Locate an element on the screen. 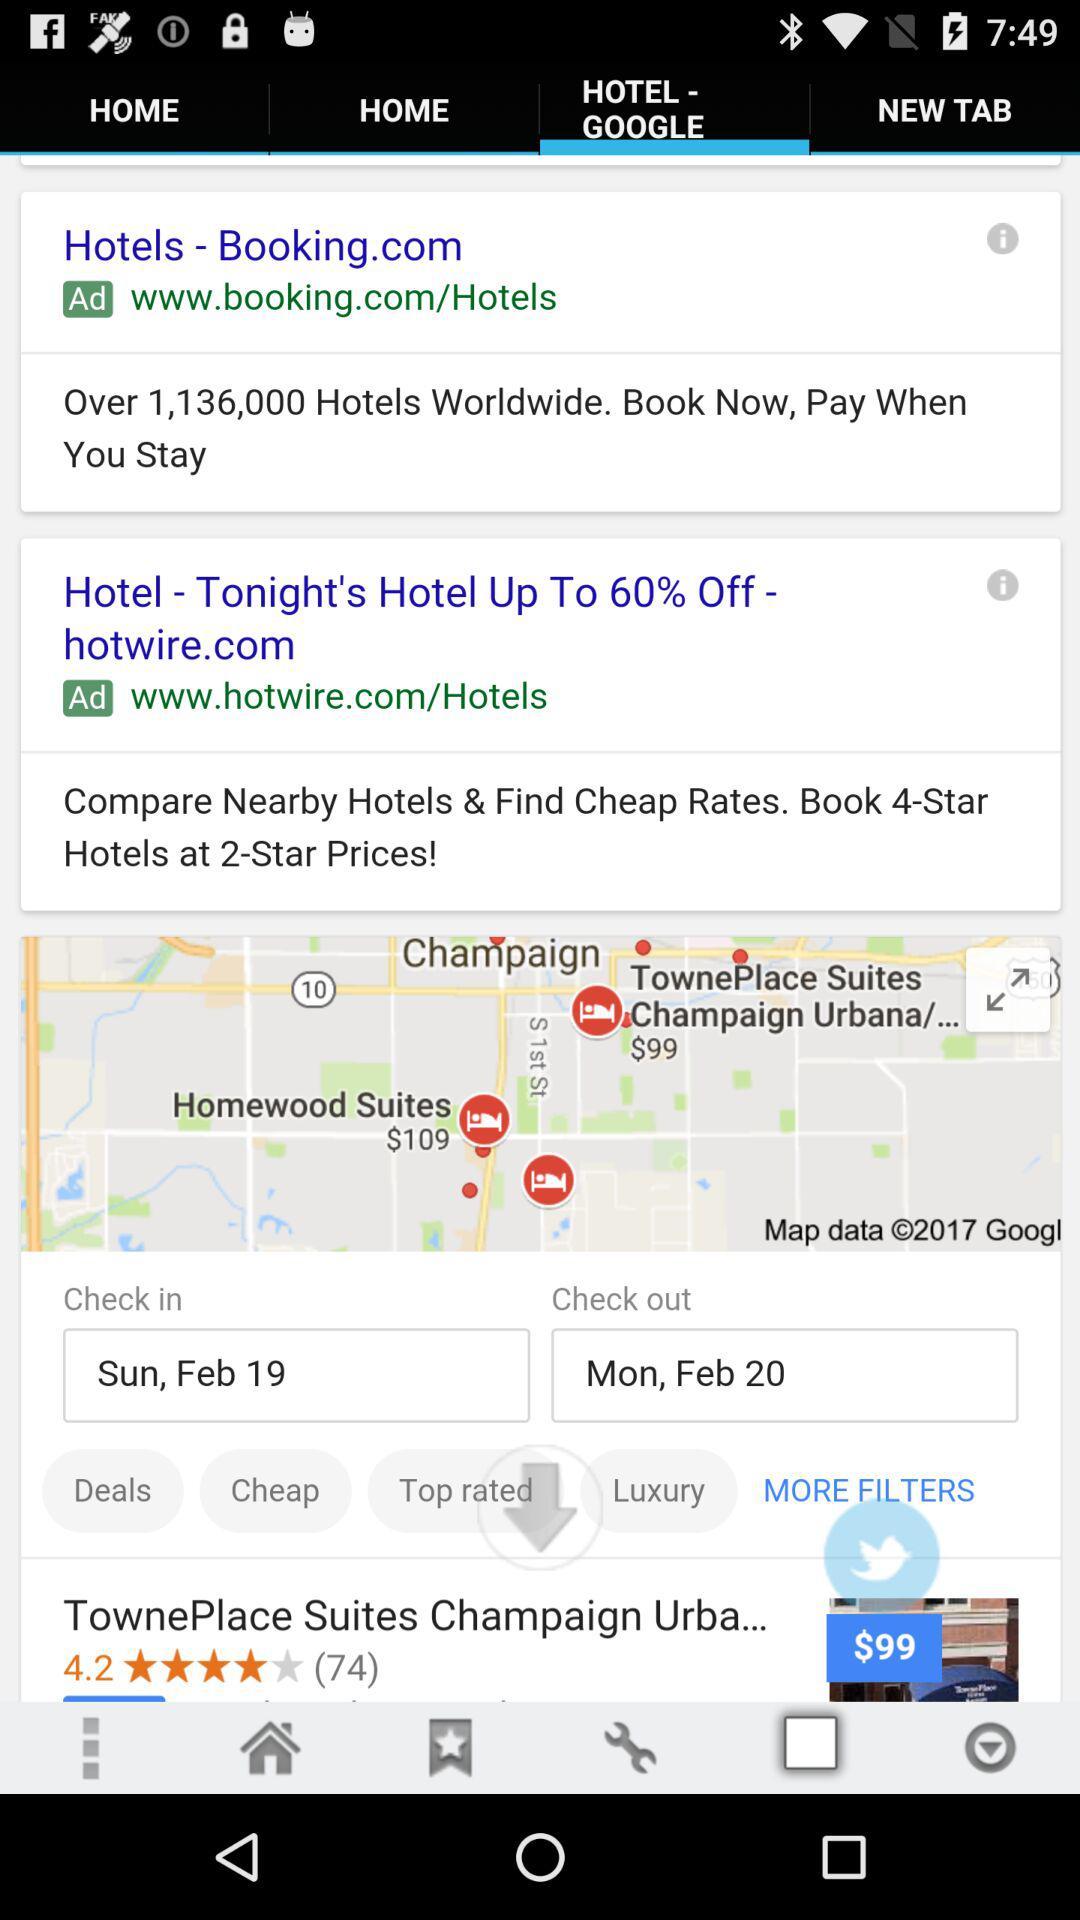 The height and width of the screenshot is (1920, 1080). home page is located at coordinates (270, 1746).